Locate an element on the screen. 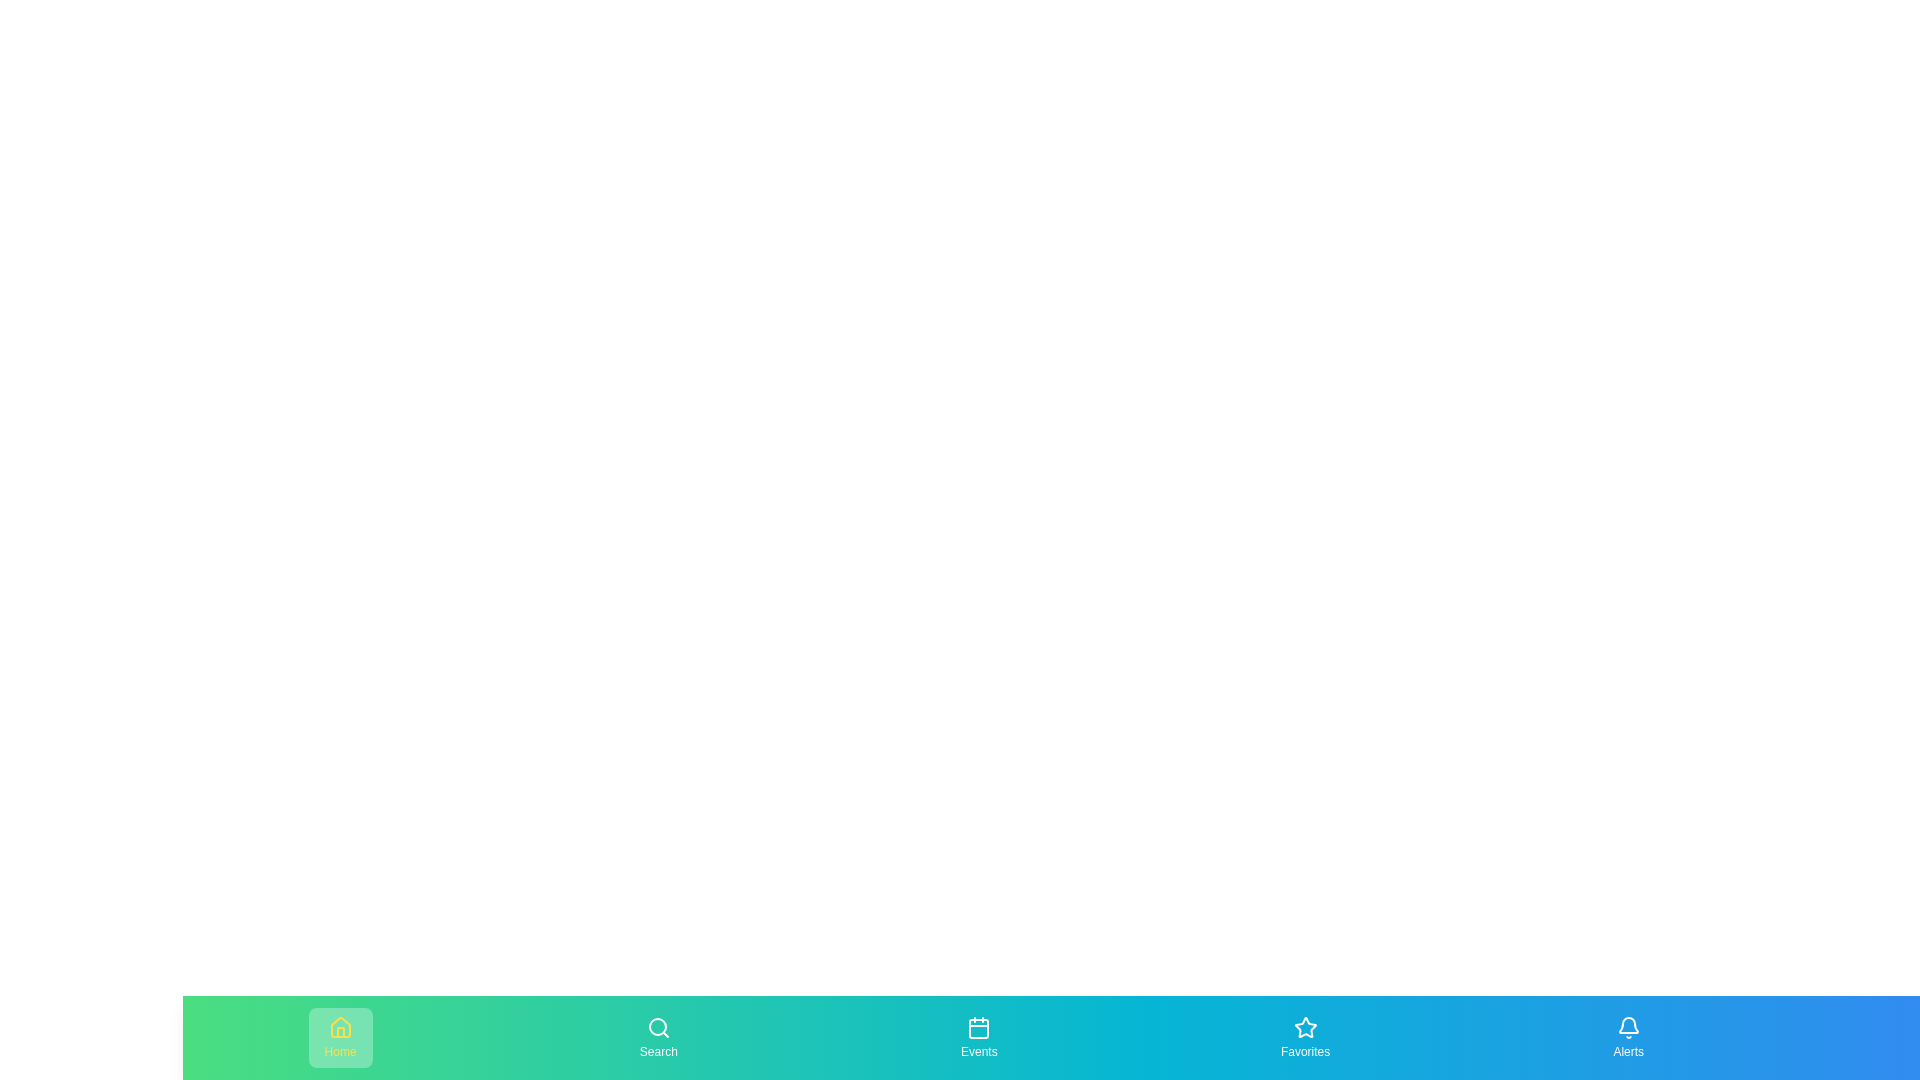 This screenshot has height=1080, width=1920. the navigation item Search is located at coordinates (657, 1036).